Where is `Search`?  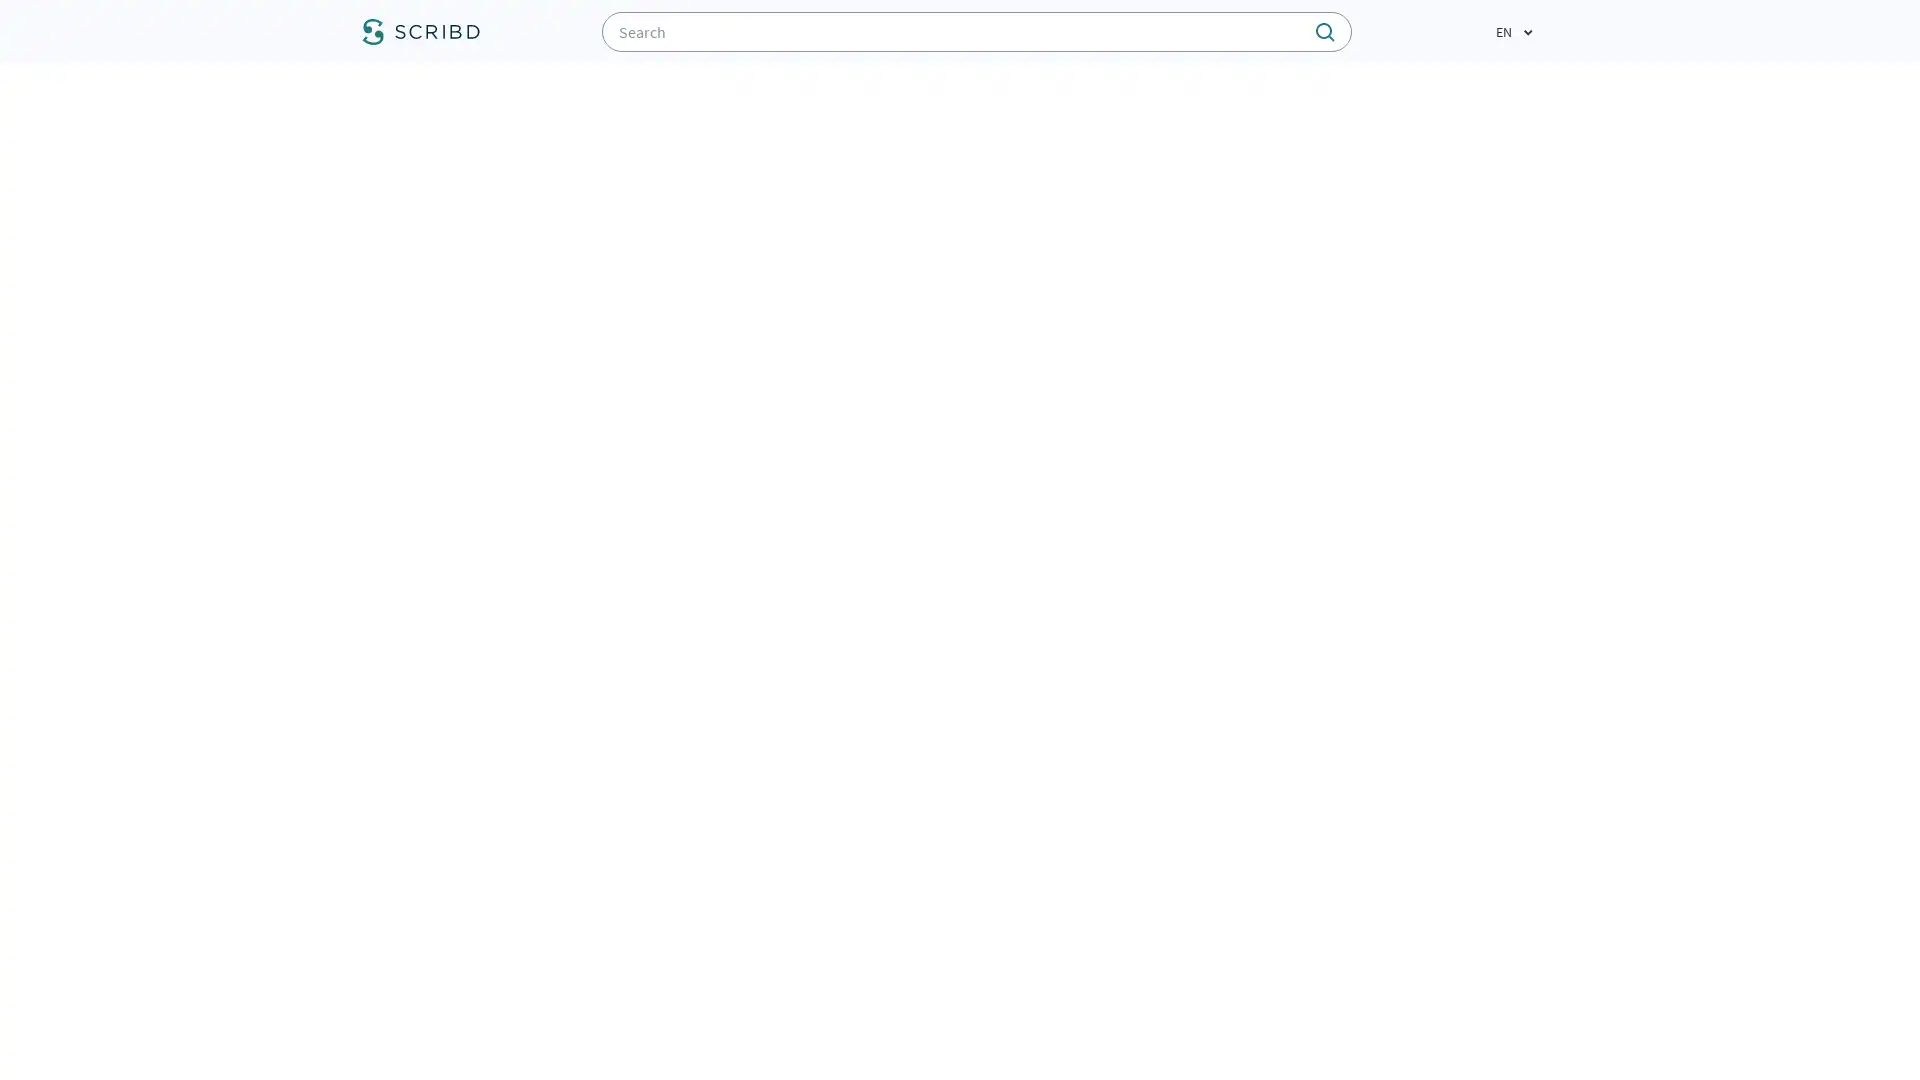 Search is located at coordinates (1027, 31).